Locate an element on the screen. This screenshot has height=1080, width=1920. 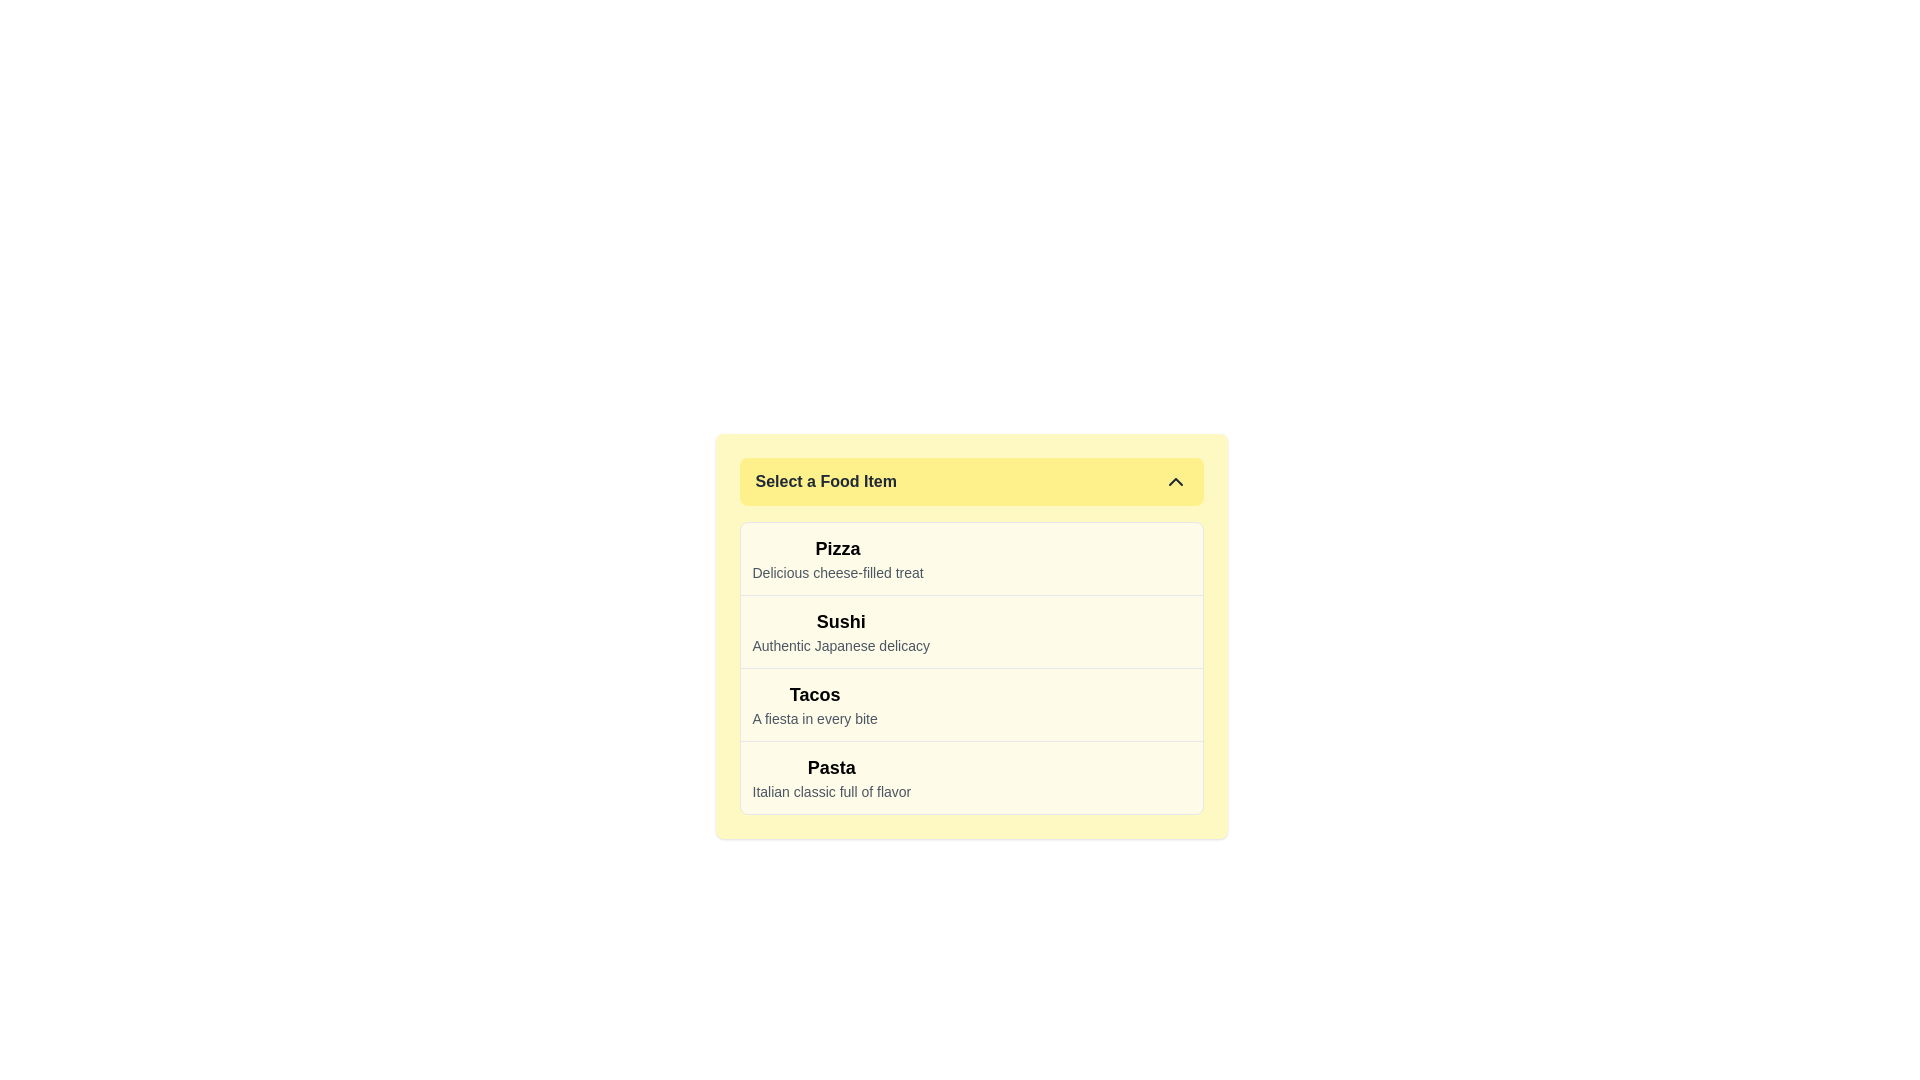
the descriptive text label for the 'Pasta' food item, which is positioned below the bold 'Pasta' heading within the list of food options is located at coordinates (831, 790).